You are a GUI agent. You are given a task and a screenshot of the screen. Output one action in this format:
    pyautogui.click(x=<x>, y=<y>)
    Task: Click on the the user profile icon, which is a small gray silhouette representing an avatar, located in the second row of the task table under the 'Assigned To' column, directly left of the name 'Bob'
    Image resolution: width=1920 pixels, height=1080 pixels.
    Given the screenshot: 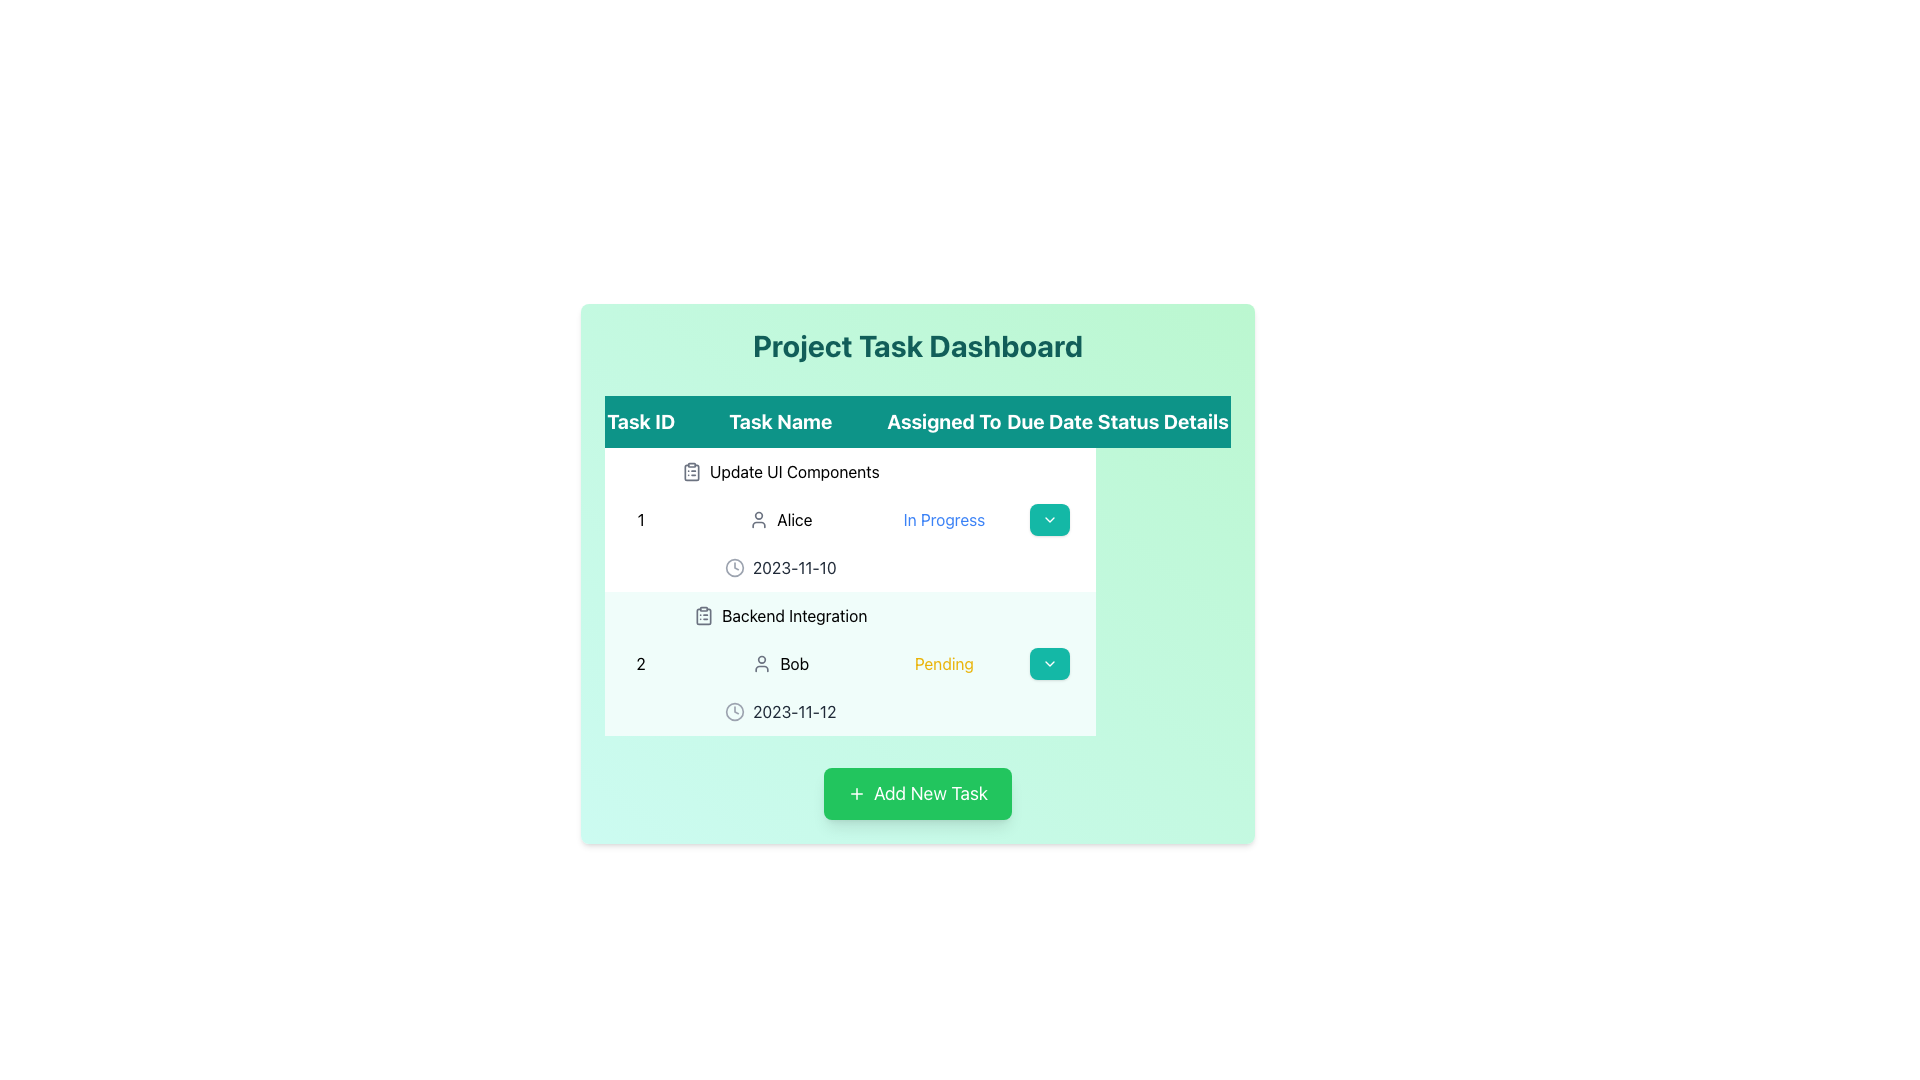 What is the action you would take?
    pyautogui.click(x=761, y=663)
    